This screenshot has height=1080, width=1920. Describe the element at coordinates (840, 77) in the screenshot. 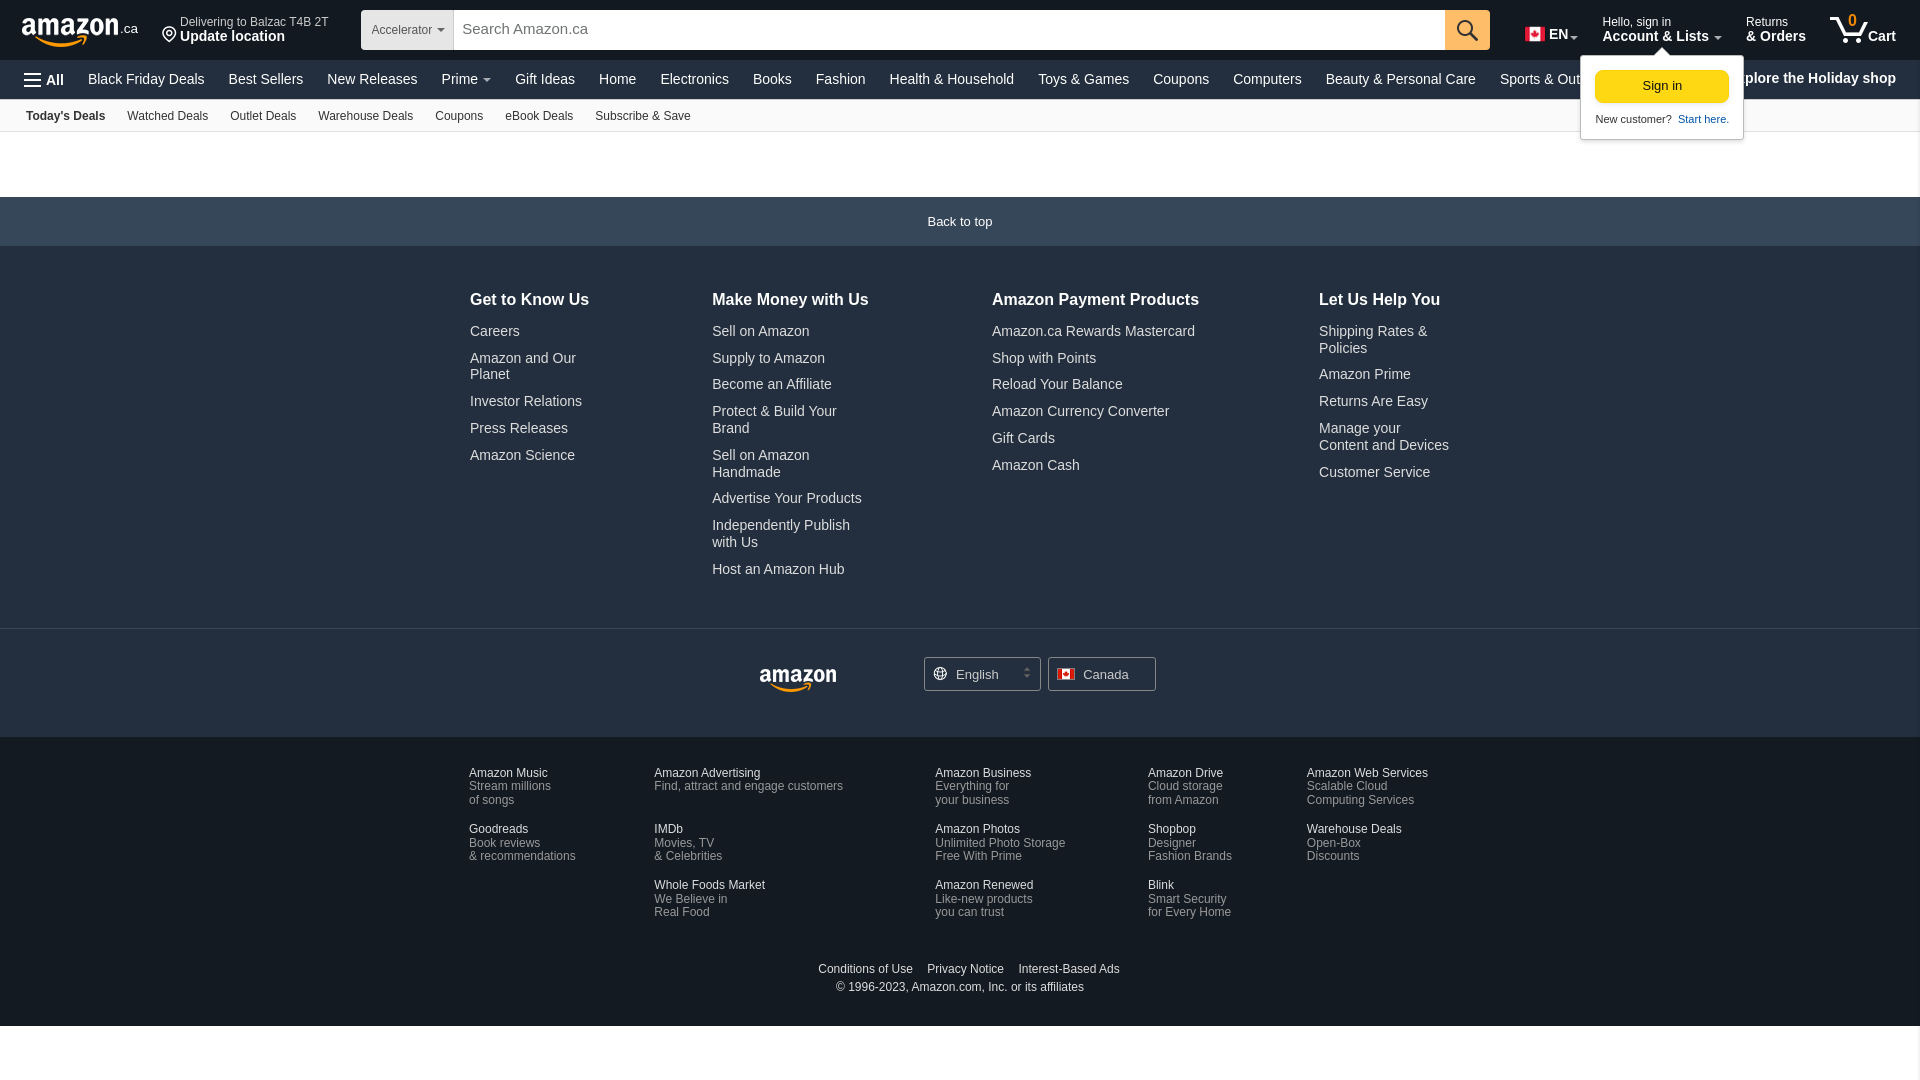

I see `'Fashion'` at that location.